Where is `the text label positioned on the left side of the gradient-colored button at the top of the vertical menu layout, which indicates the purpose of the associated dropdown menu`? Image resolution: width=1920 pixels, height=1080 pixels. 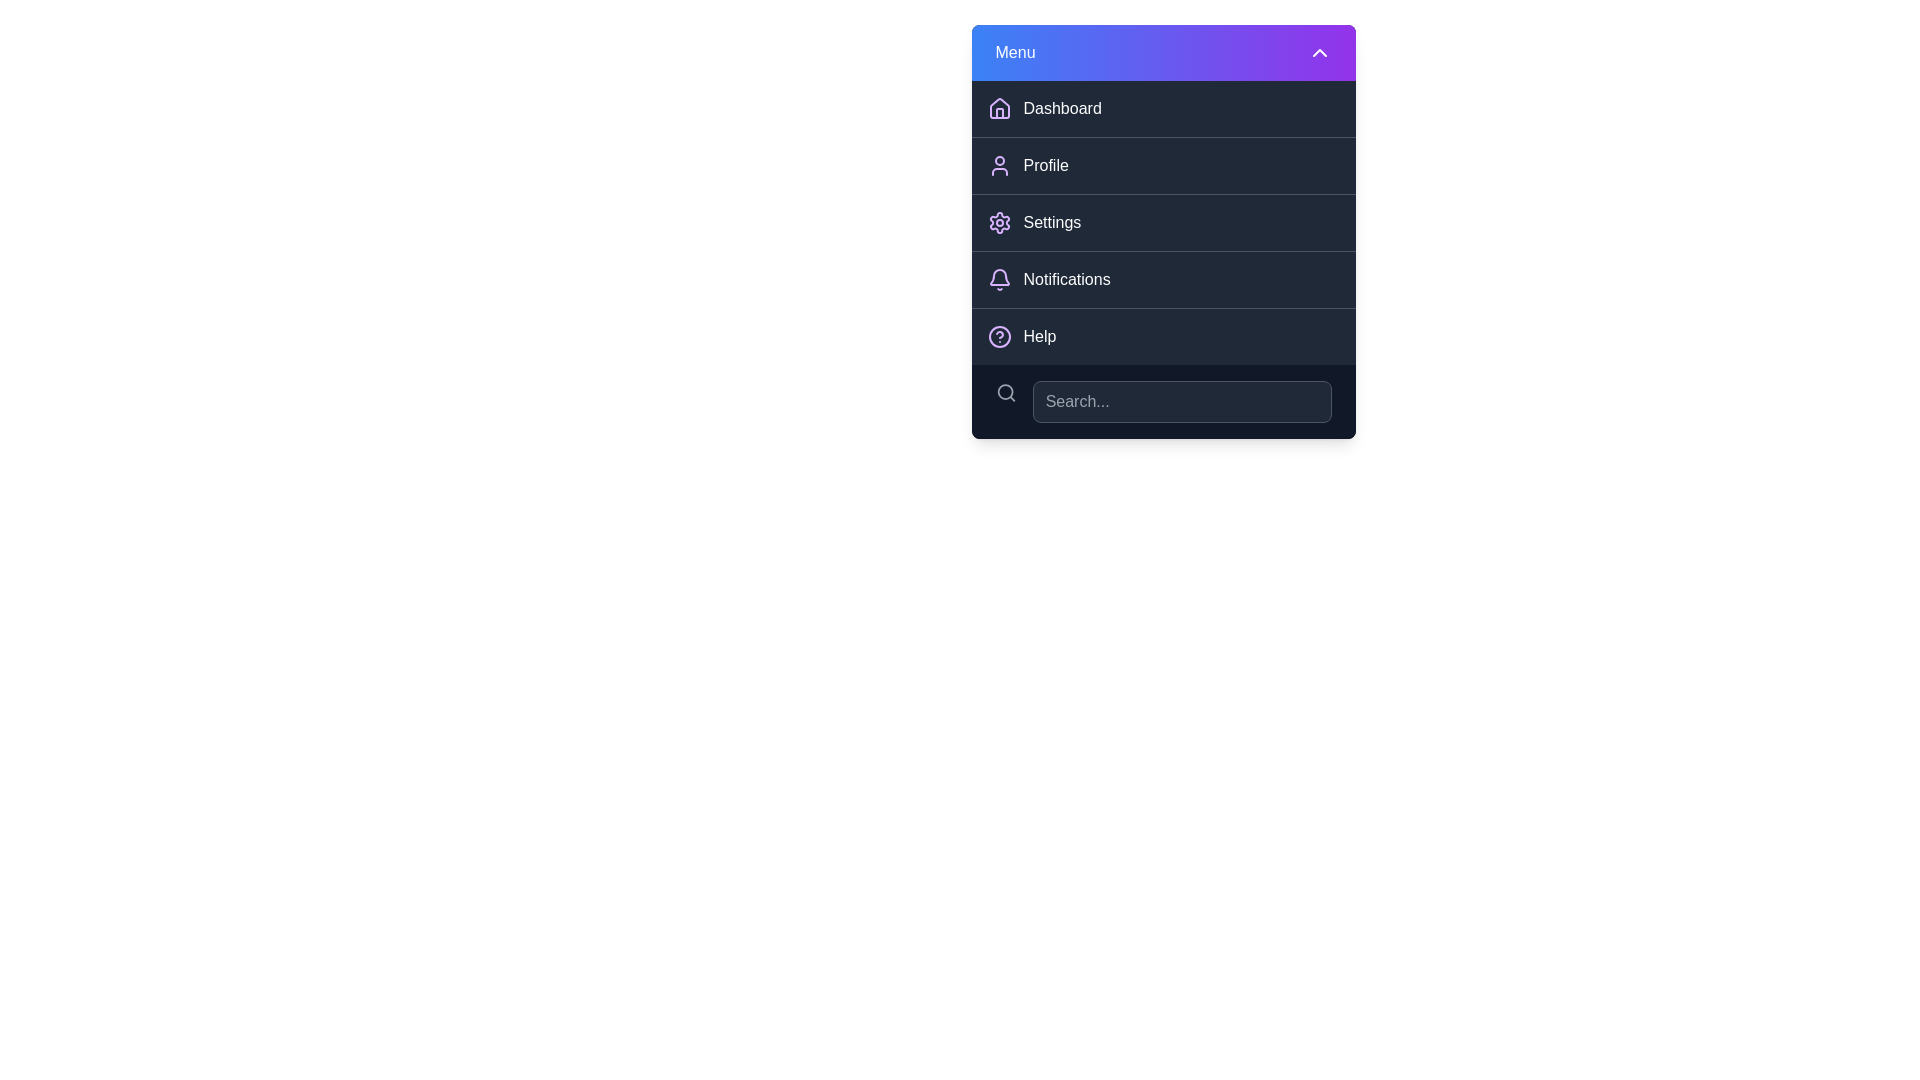 the text label positioned on the left side of the gradient-colored button at the top of the vertical menu layout, which indicates the purpose of the associated dropdown menu is located at coordinates (1015, 52).